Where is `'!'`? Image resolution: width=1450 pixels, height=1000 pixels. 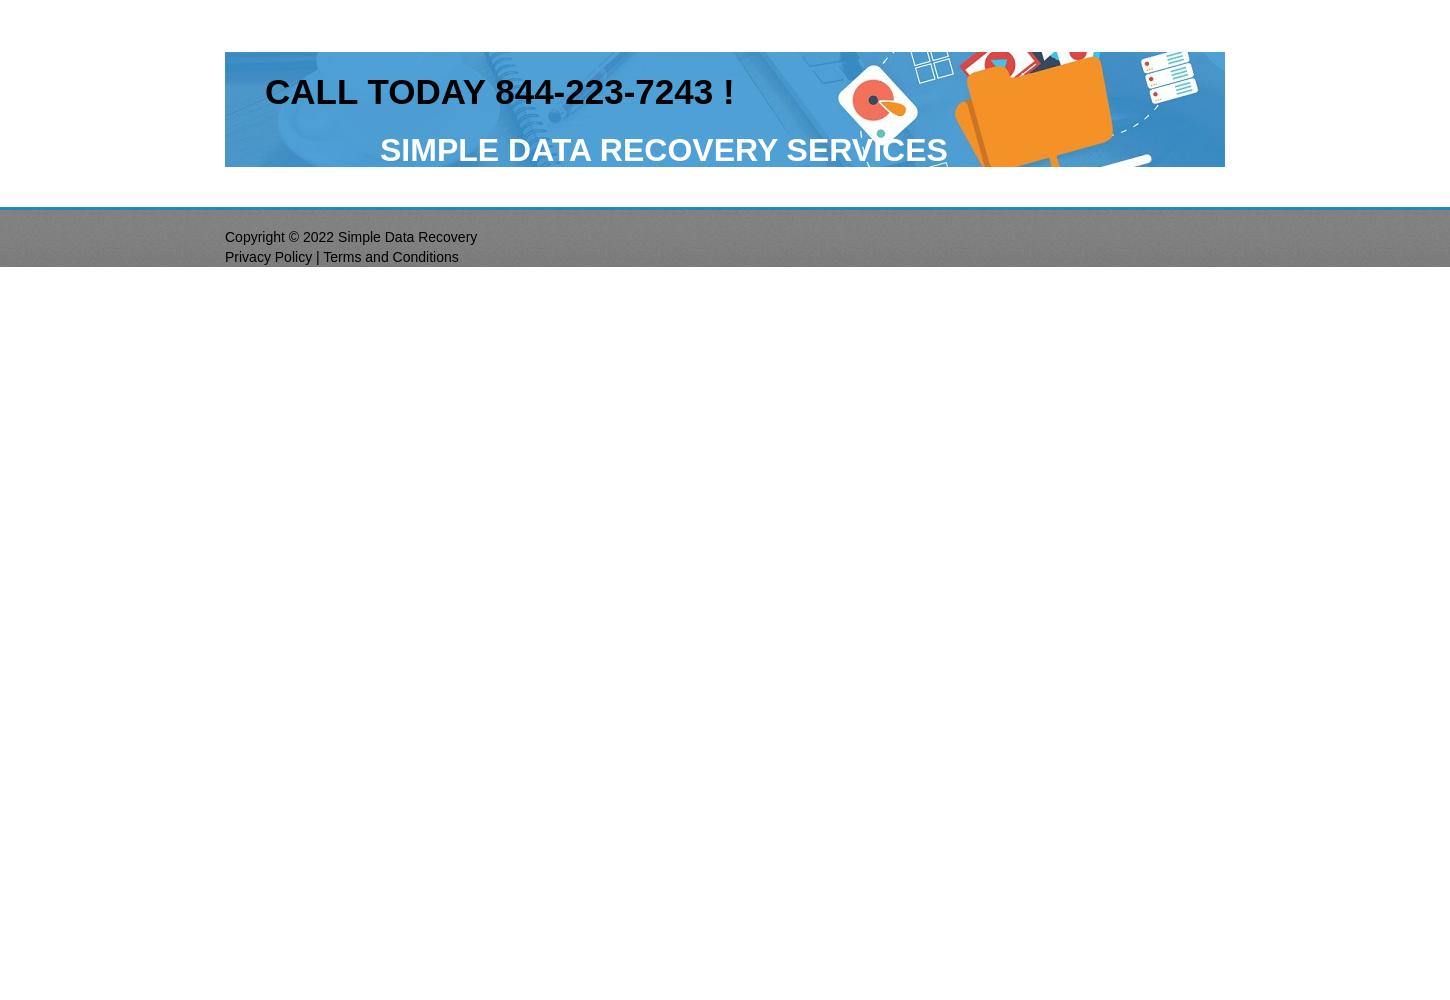
'!' is located at coordinates (720, 90).